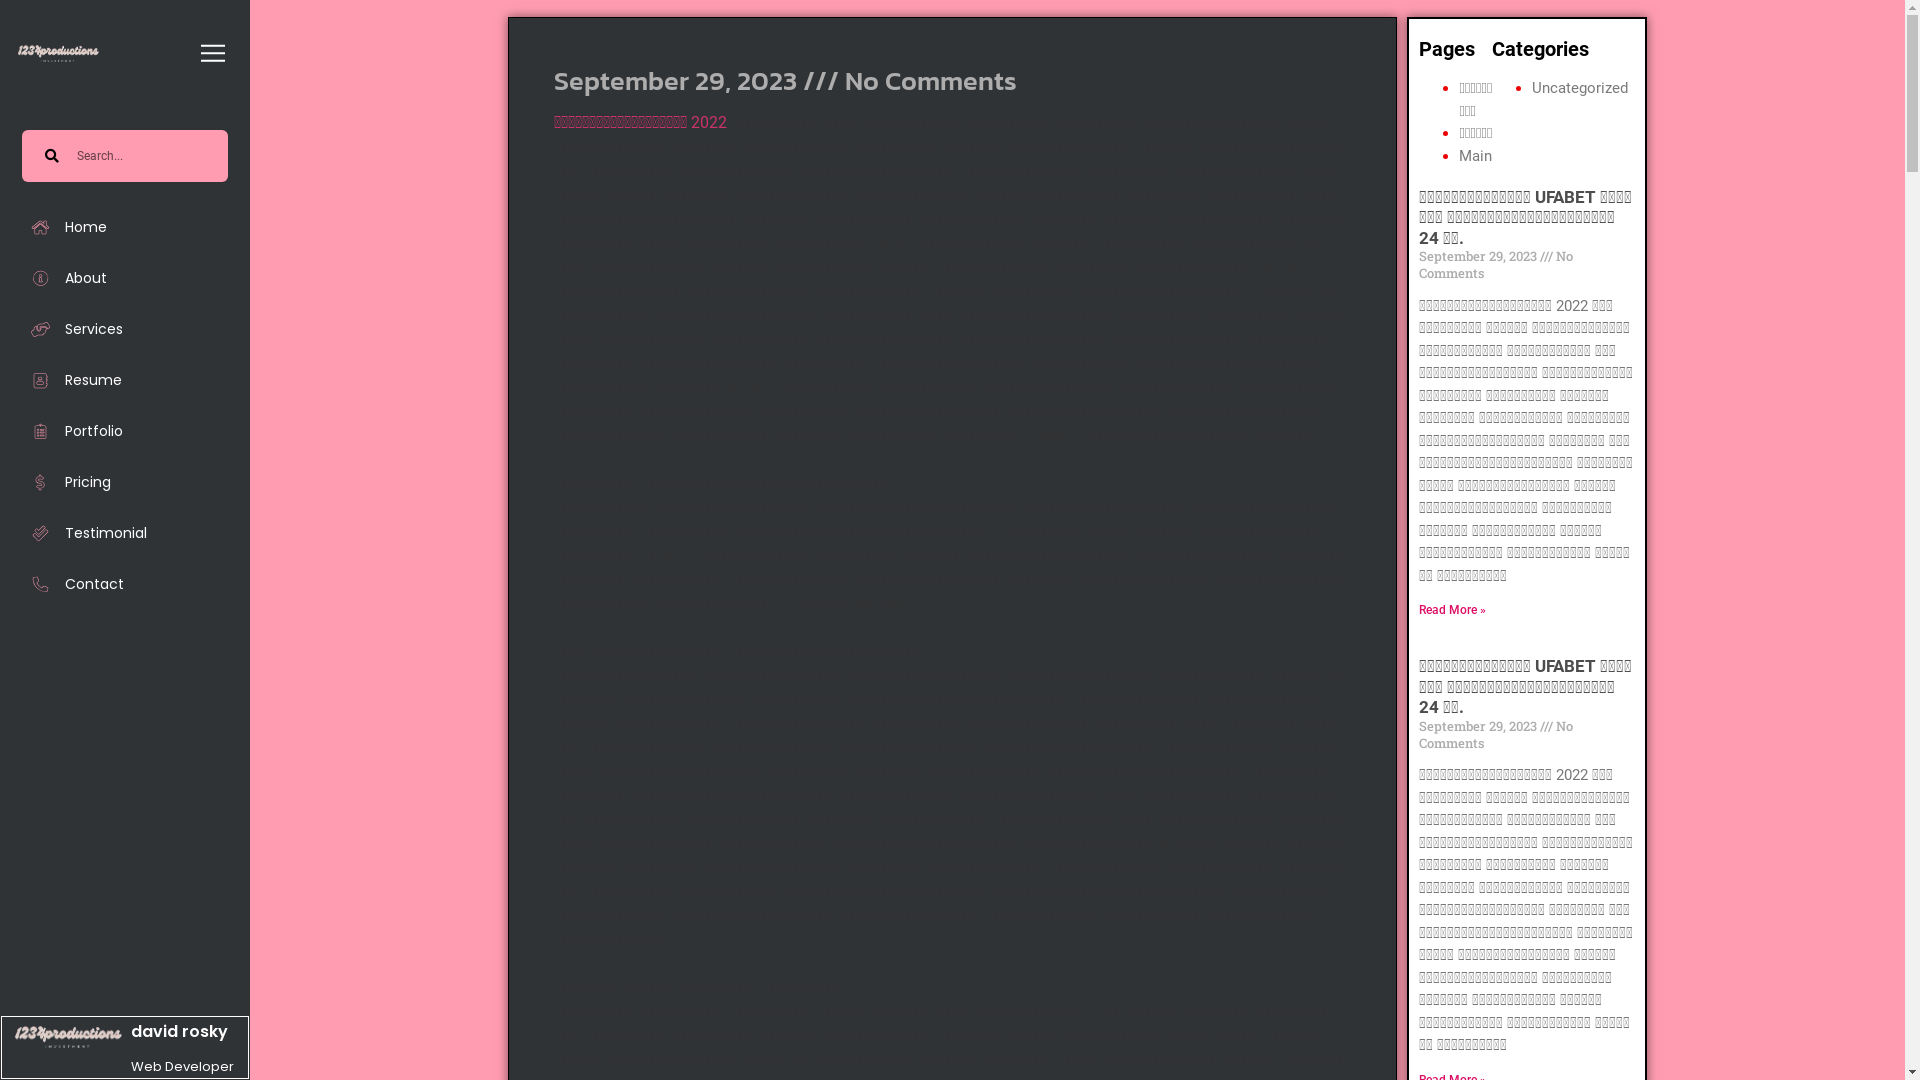  Describe the element at coordinates (142, 154) in the screenshot. I see `'Search'` at that location.